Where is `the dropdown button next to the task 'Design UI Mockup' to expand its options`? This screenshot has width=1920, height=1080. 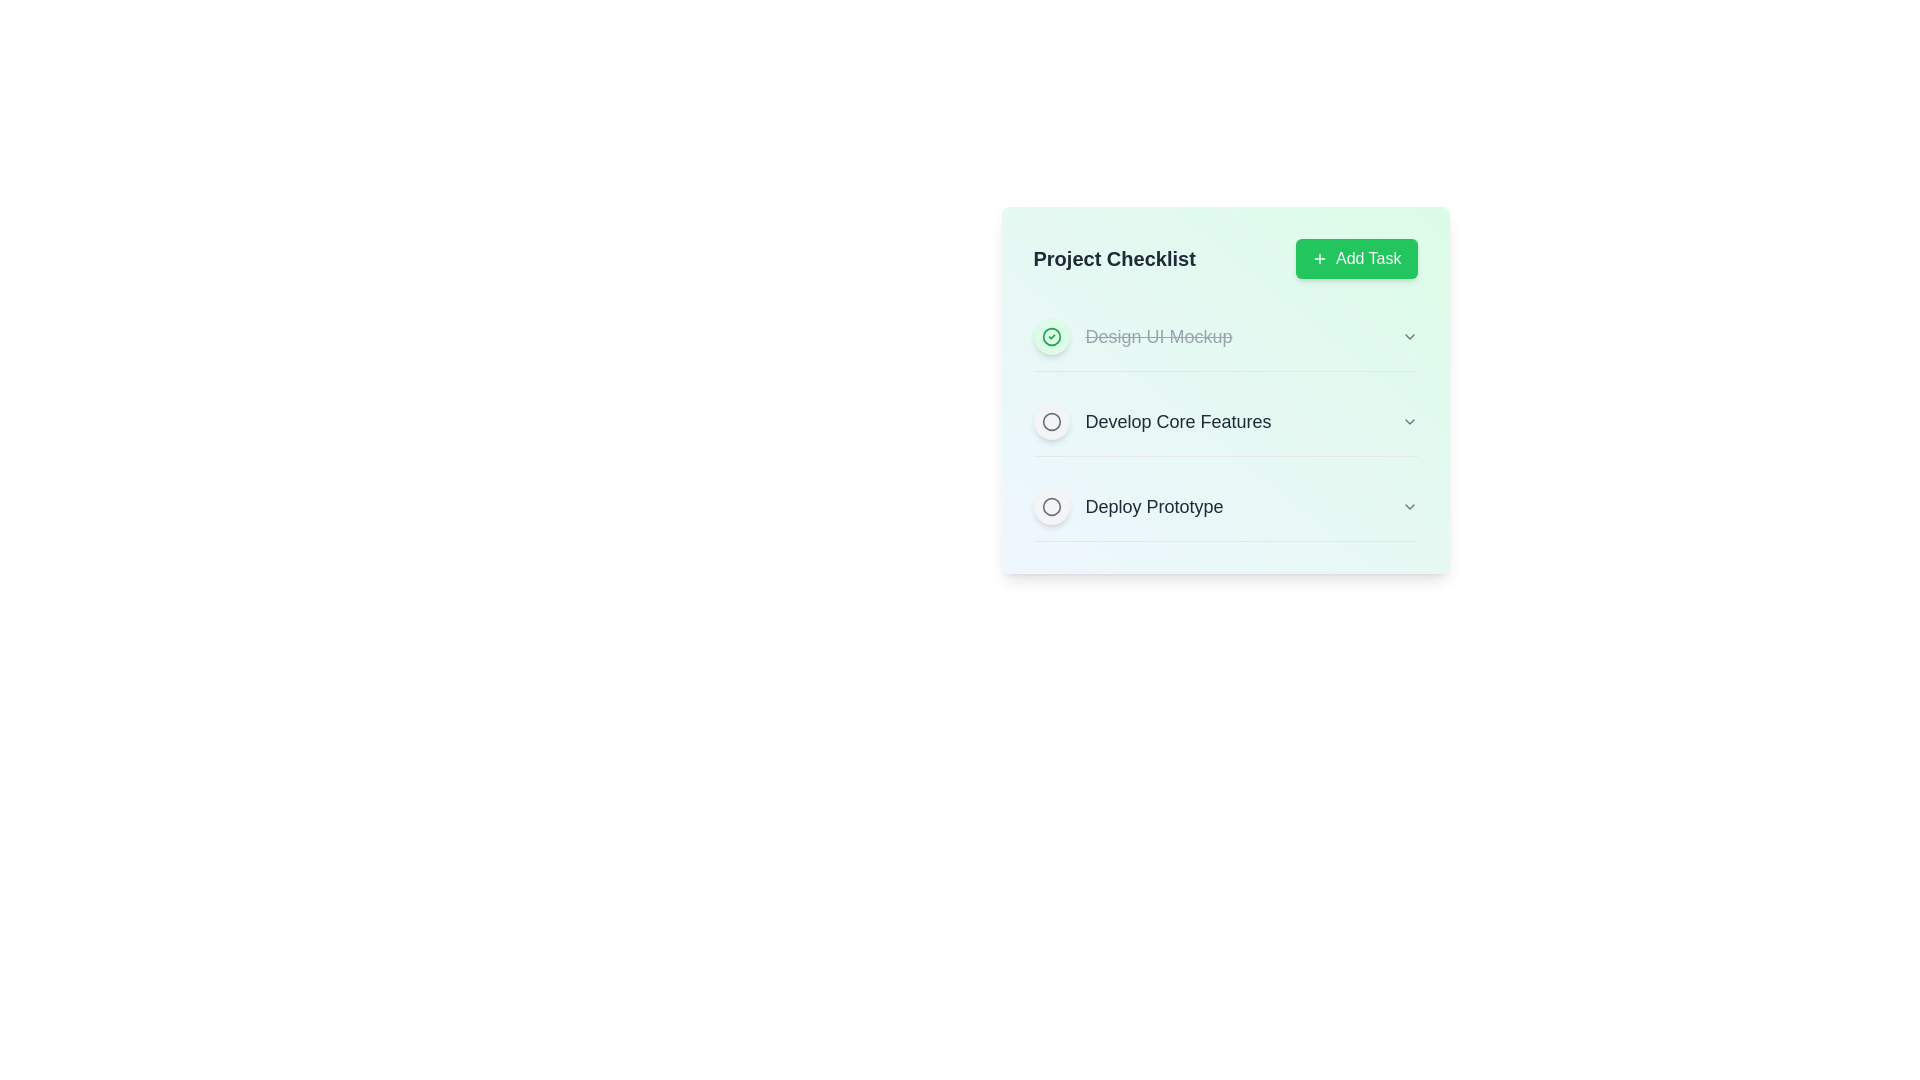
the dropdown button next to the task 'Design UI Mockup' to expand its options is located at coordinates (1408, 335).